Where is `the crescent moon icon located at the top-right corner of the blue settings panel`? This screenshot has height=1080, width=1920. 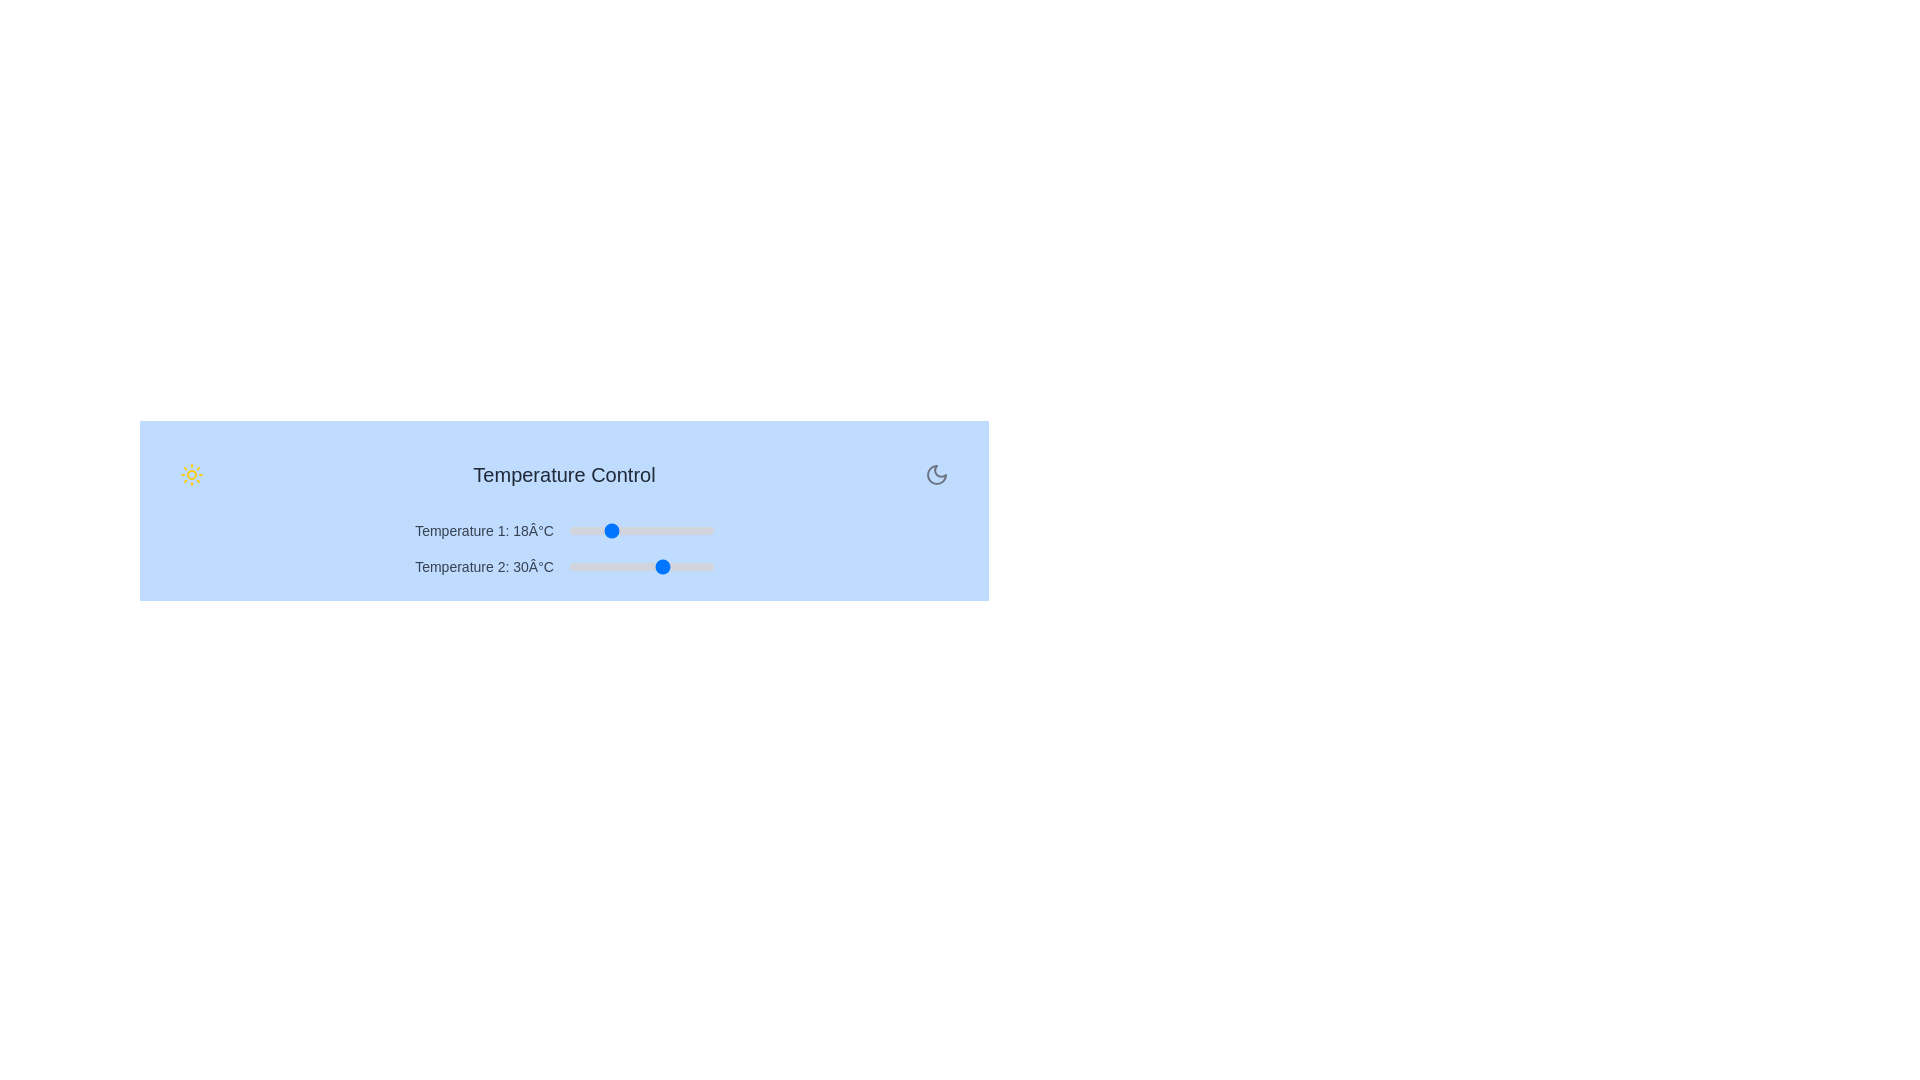
the crescent moon icon located at the top-right corner of the blue settings panel is located at coordinates (935, 474).